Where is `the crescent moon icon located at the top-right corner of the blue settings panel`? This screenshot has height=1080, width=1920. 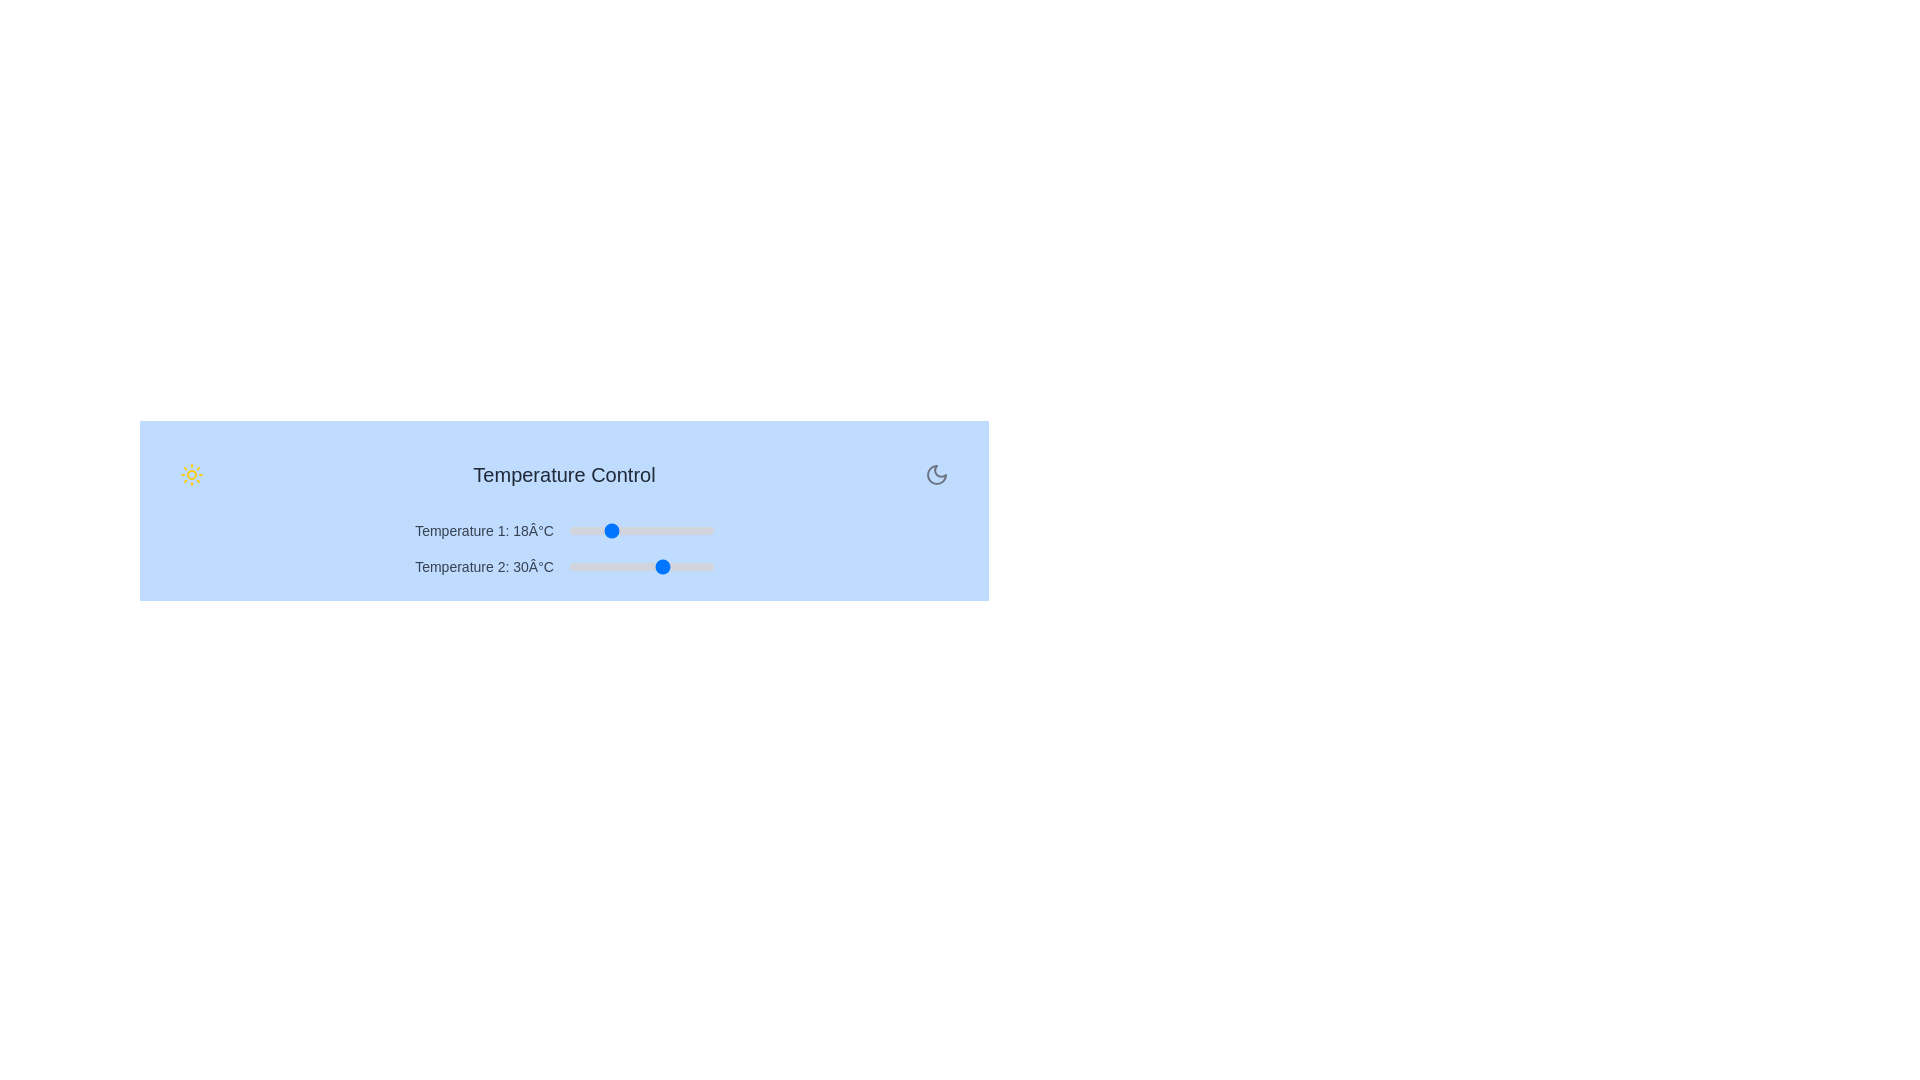
the crescent moon icon located at the top-right corner of the blue settings panel is located at coordinates (935, 474).